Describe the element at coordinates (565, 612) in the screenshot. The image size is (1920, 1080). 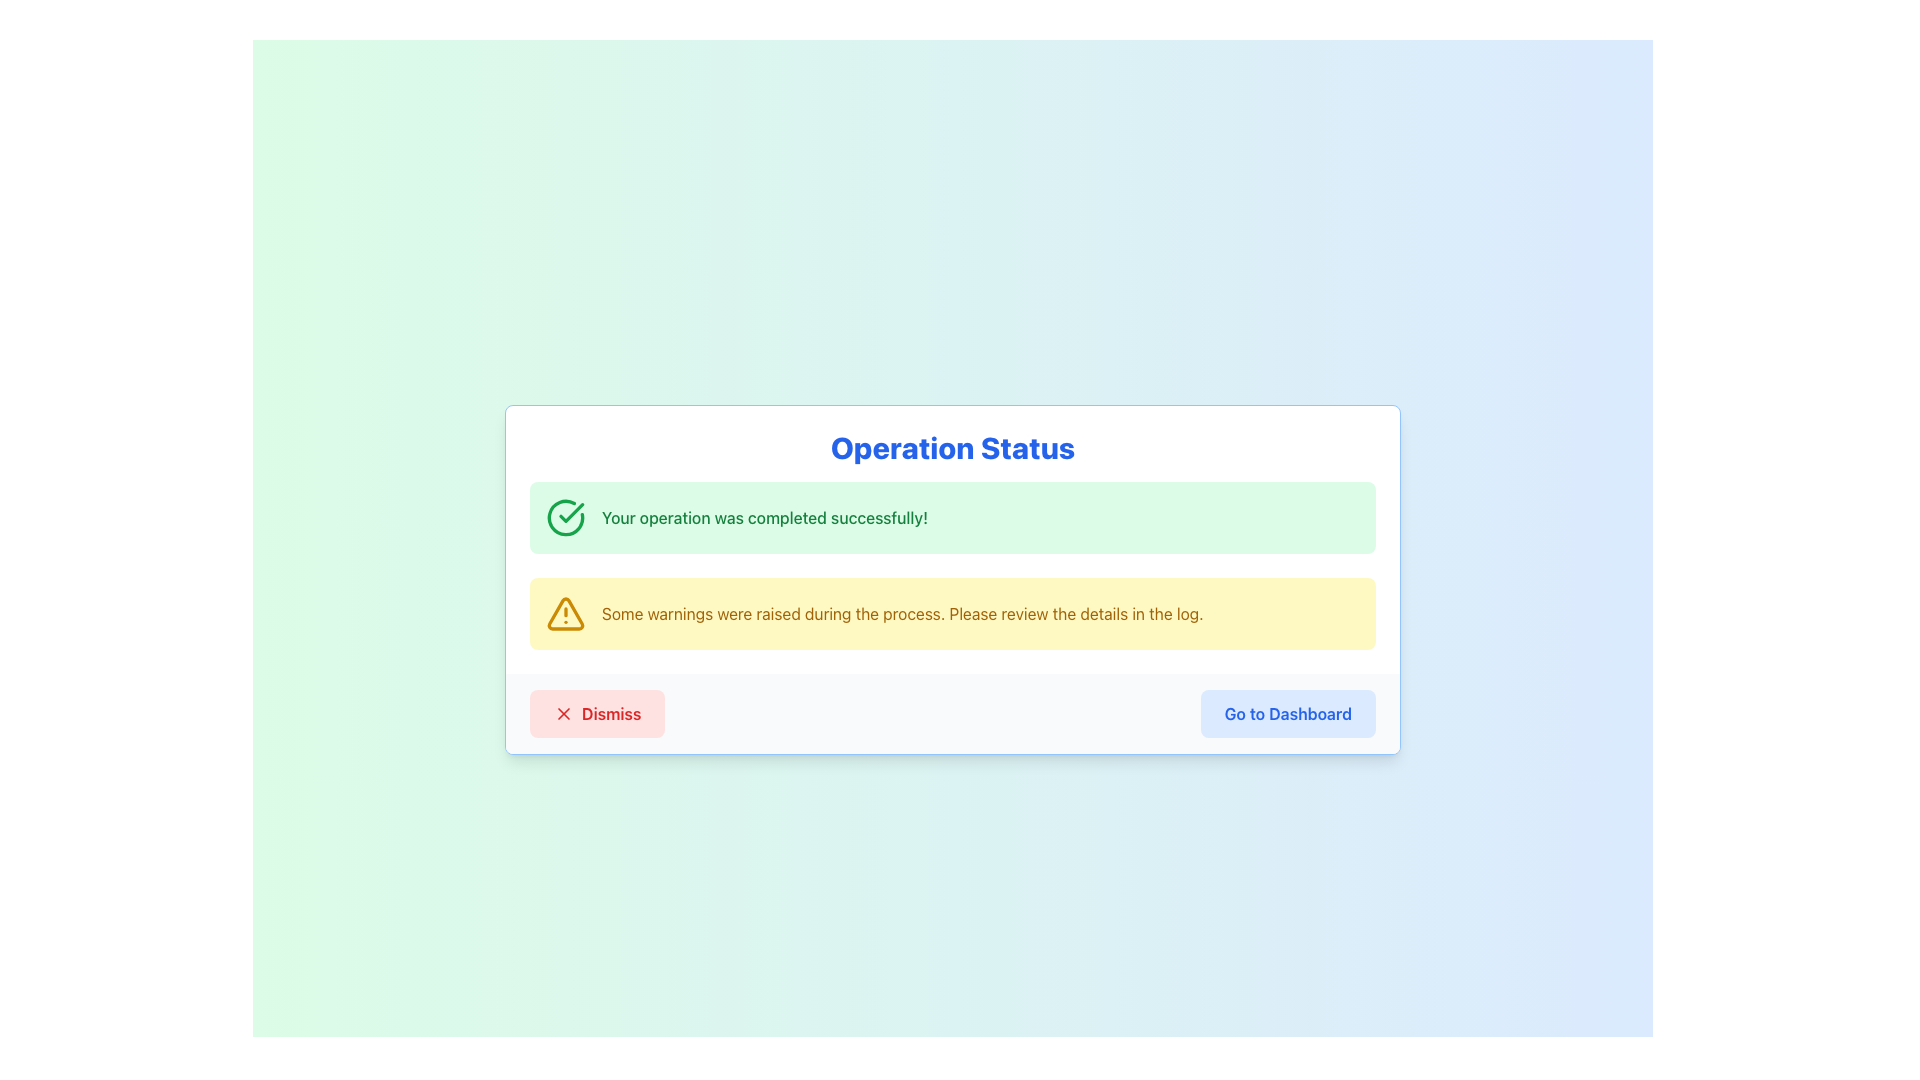
I see `the warning icon located in the yellow status message section, positioned to the left of the text indicating warnings during the process` at that location.